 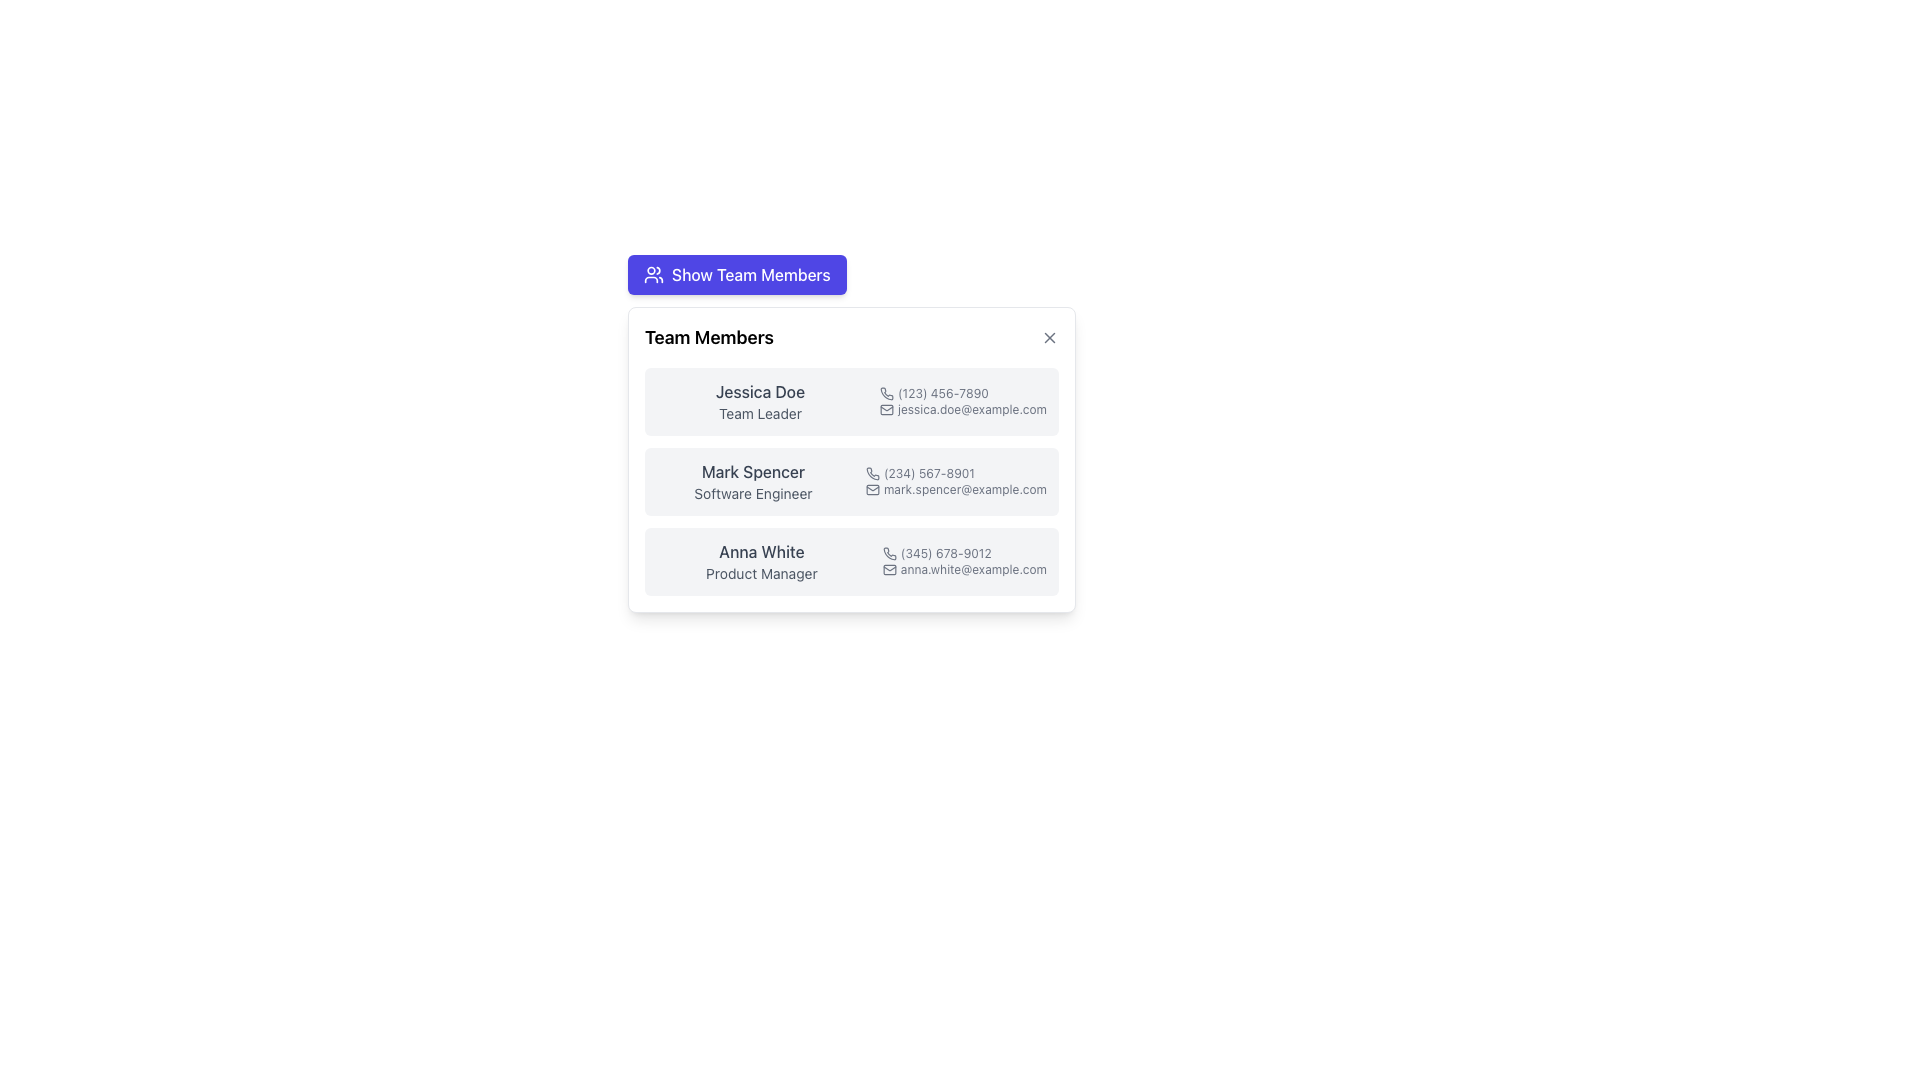 I want to click on the mail icon with soft rounded corners located near the text 'jessica.doe@example.com' in the 'Jessica Doe' section of the 'Team Members' card, so click(x=886, y=408).